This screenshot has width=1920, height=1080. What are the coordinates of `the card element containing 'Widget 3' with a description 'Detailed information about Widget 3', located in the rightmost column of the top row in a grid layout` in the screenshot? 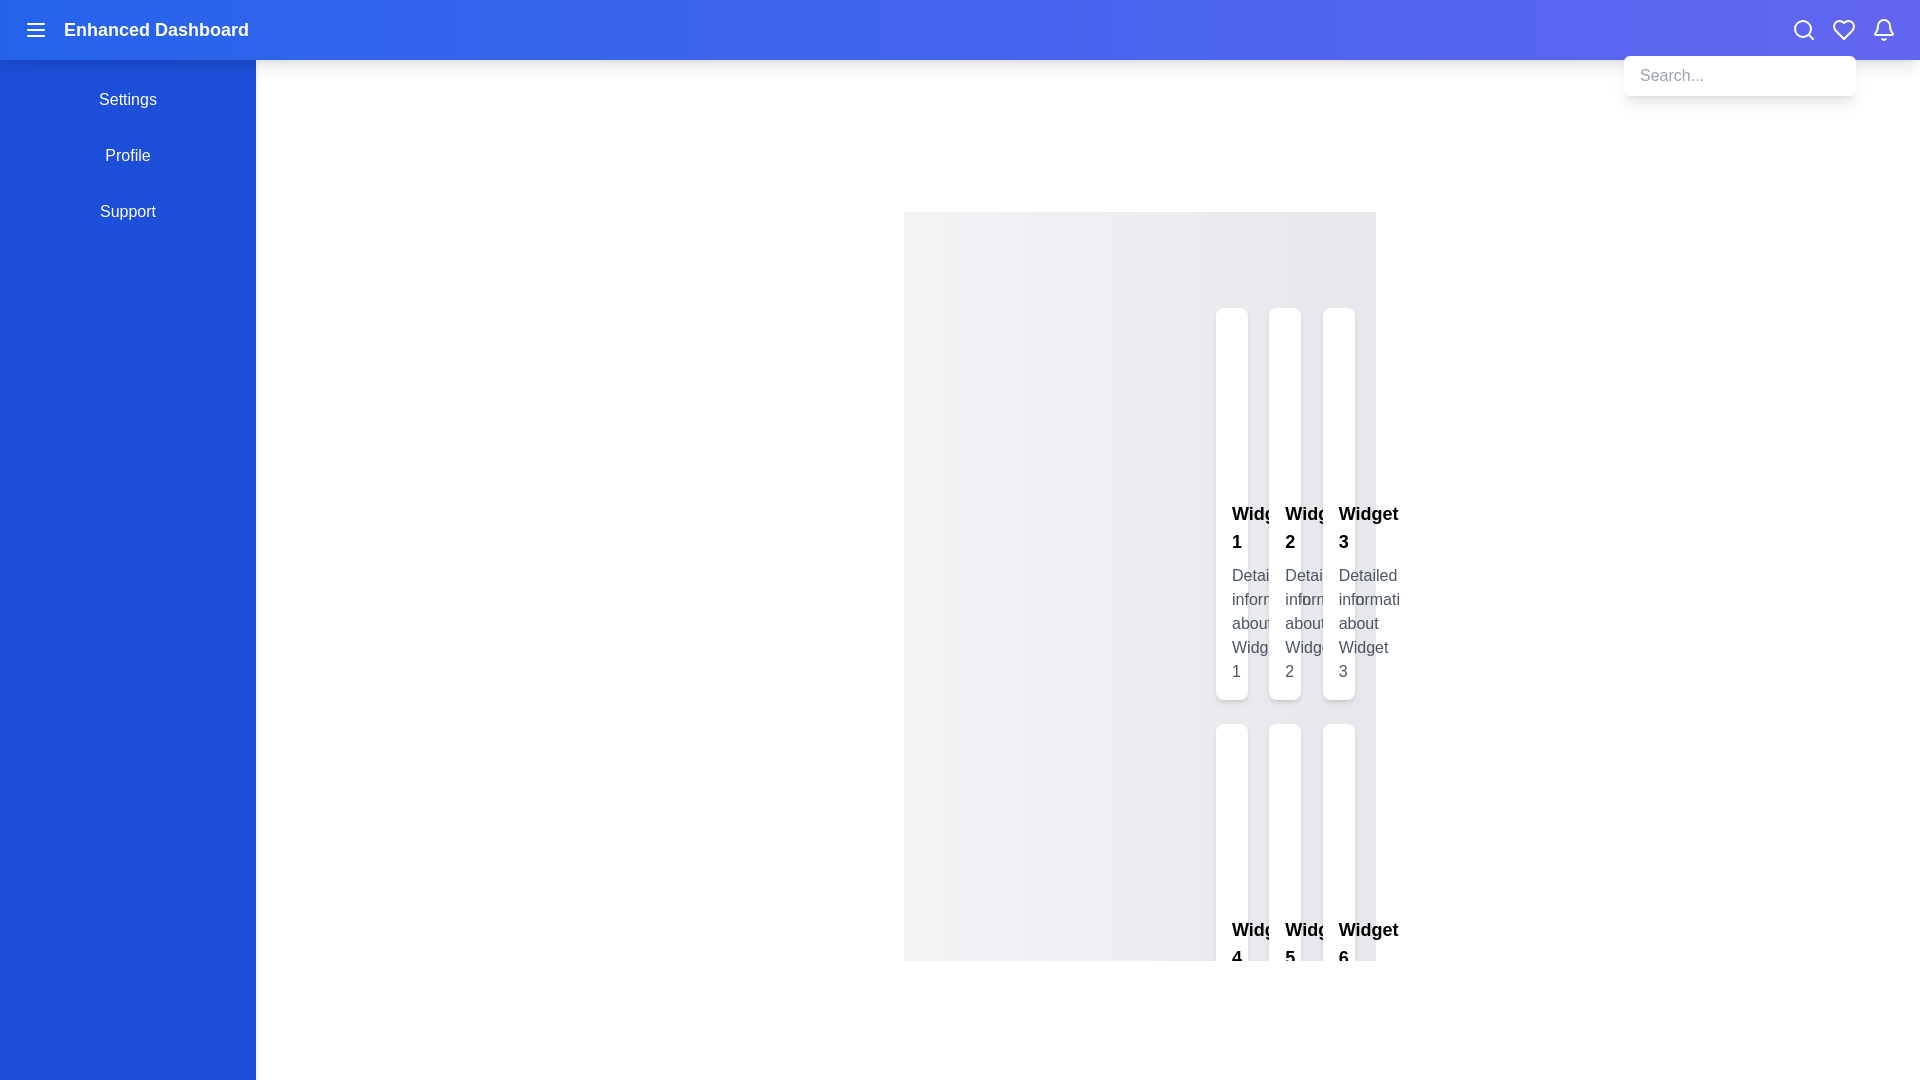 It's located at (1338, 503).